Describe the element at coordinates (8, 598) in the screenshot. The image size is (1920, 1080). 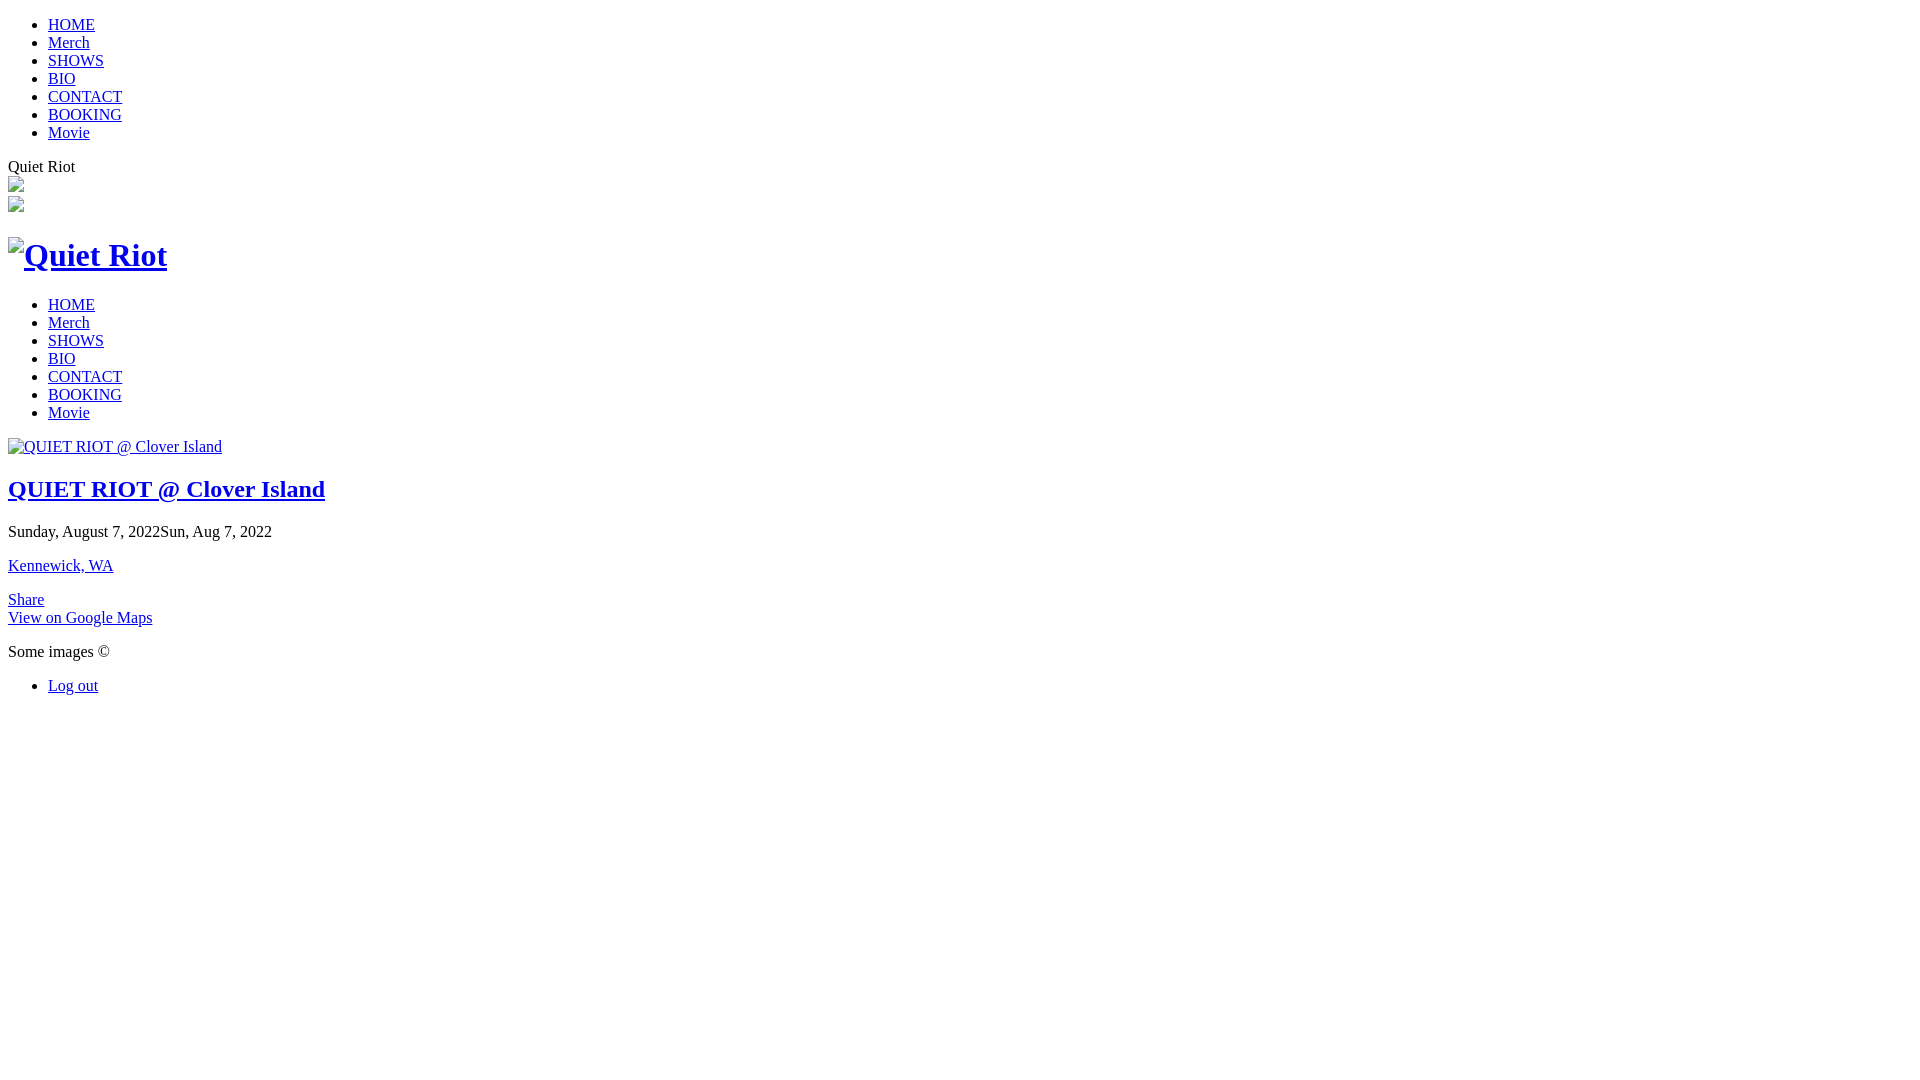
I see `'Share'` at that location.